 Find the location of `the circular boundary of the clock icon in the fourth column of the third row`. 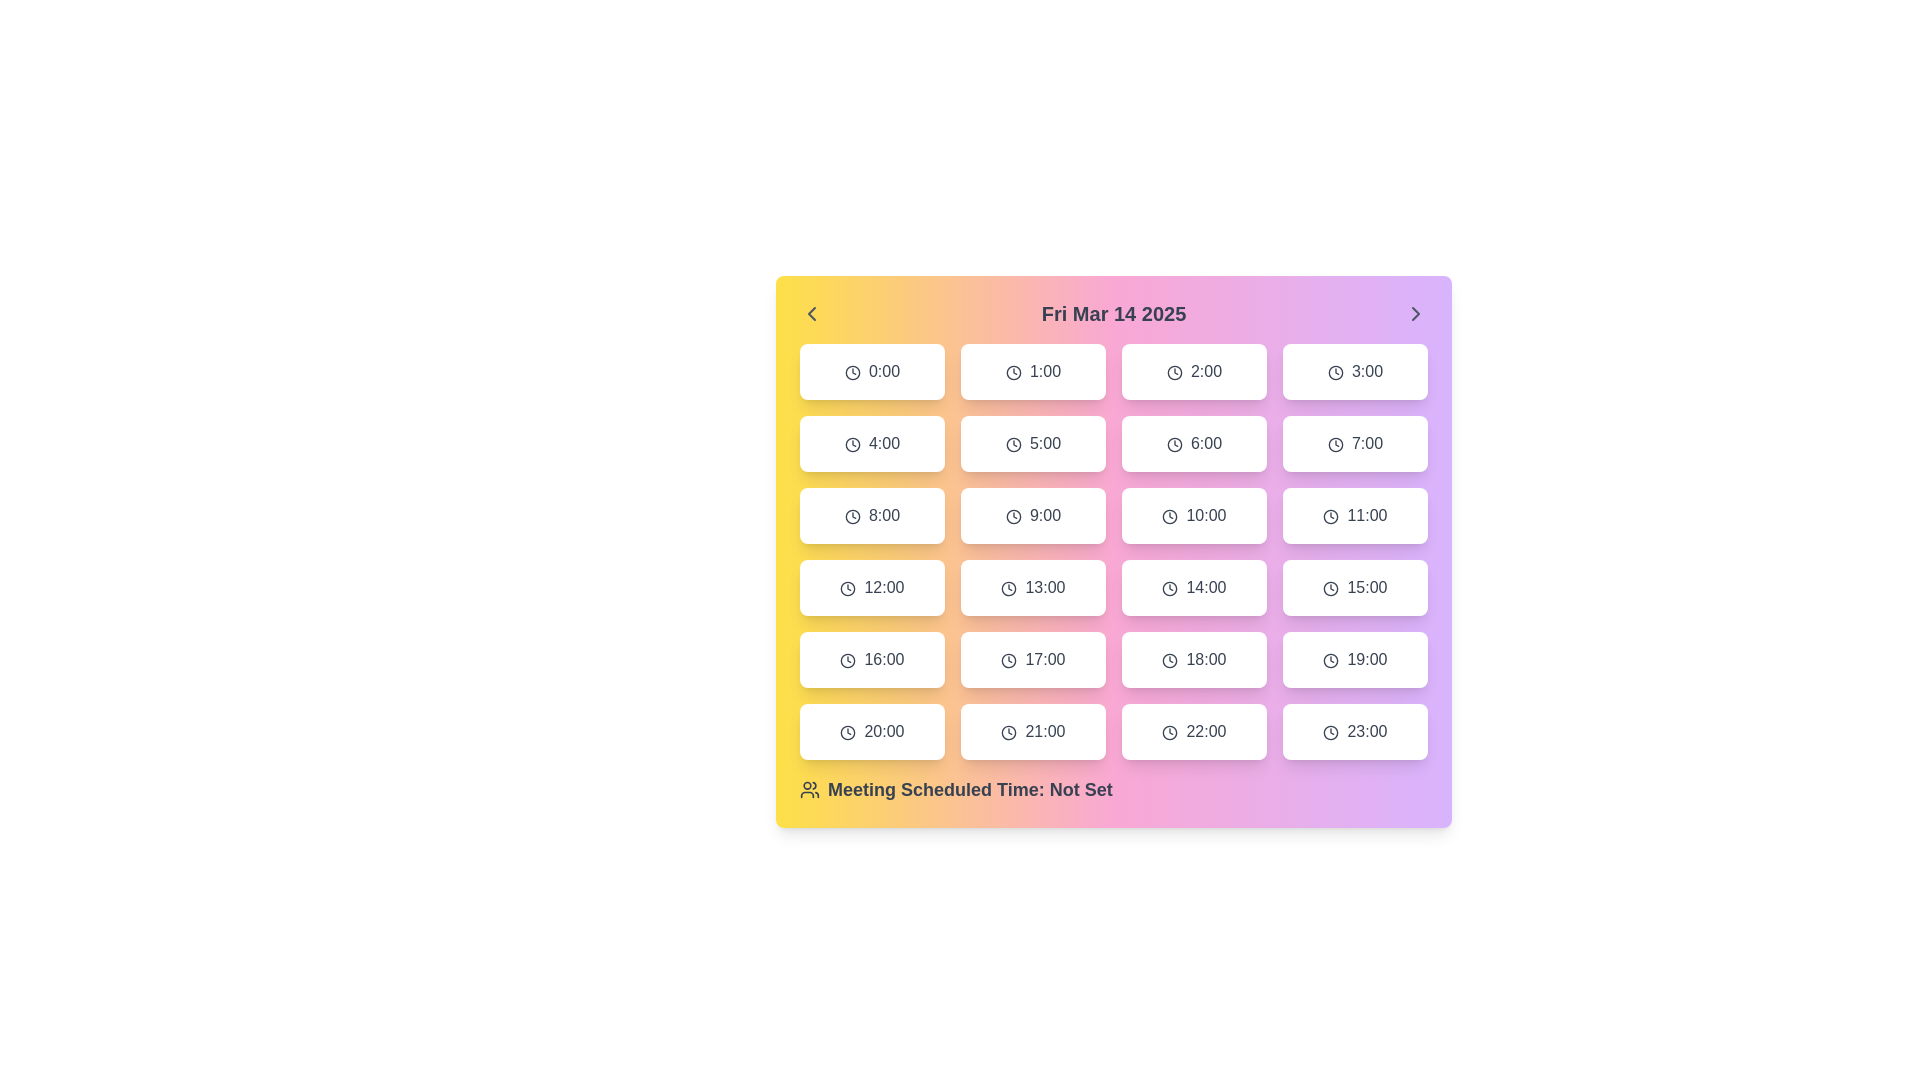

the circular boundary of the clock icon in the fourth column of the third row is located at coordinates (1170, 587).